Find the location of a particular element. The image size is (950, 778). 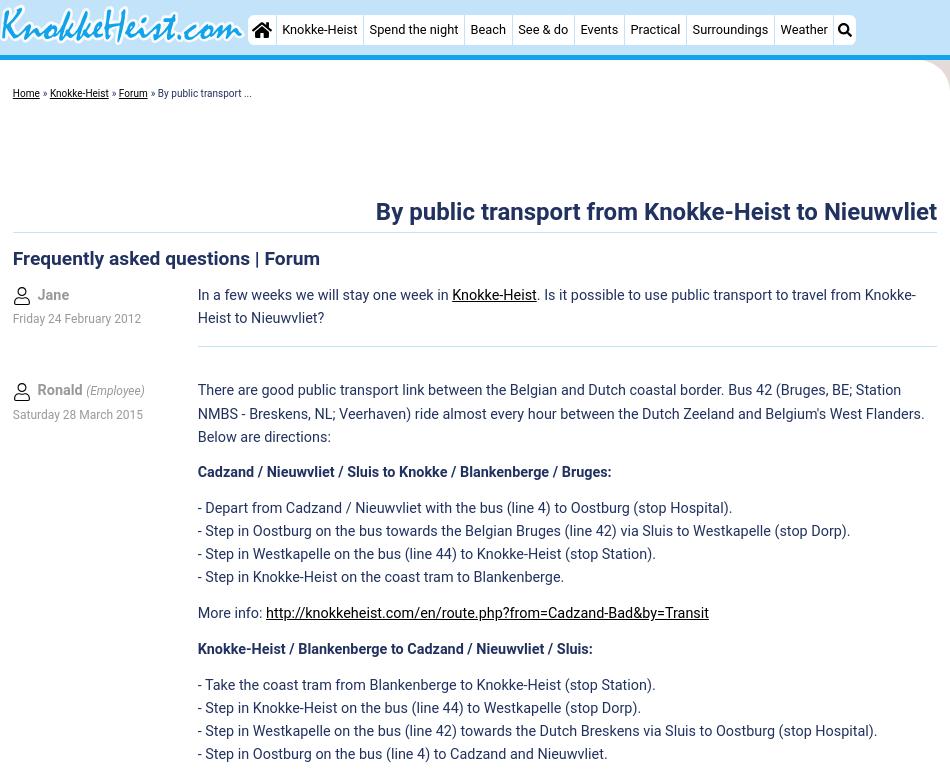

'By public transport from Knokke-Heist to Nieuwvliet' is located at coordinates (655, 209).